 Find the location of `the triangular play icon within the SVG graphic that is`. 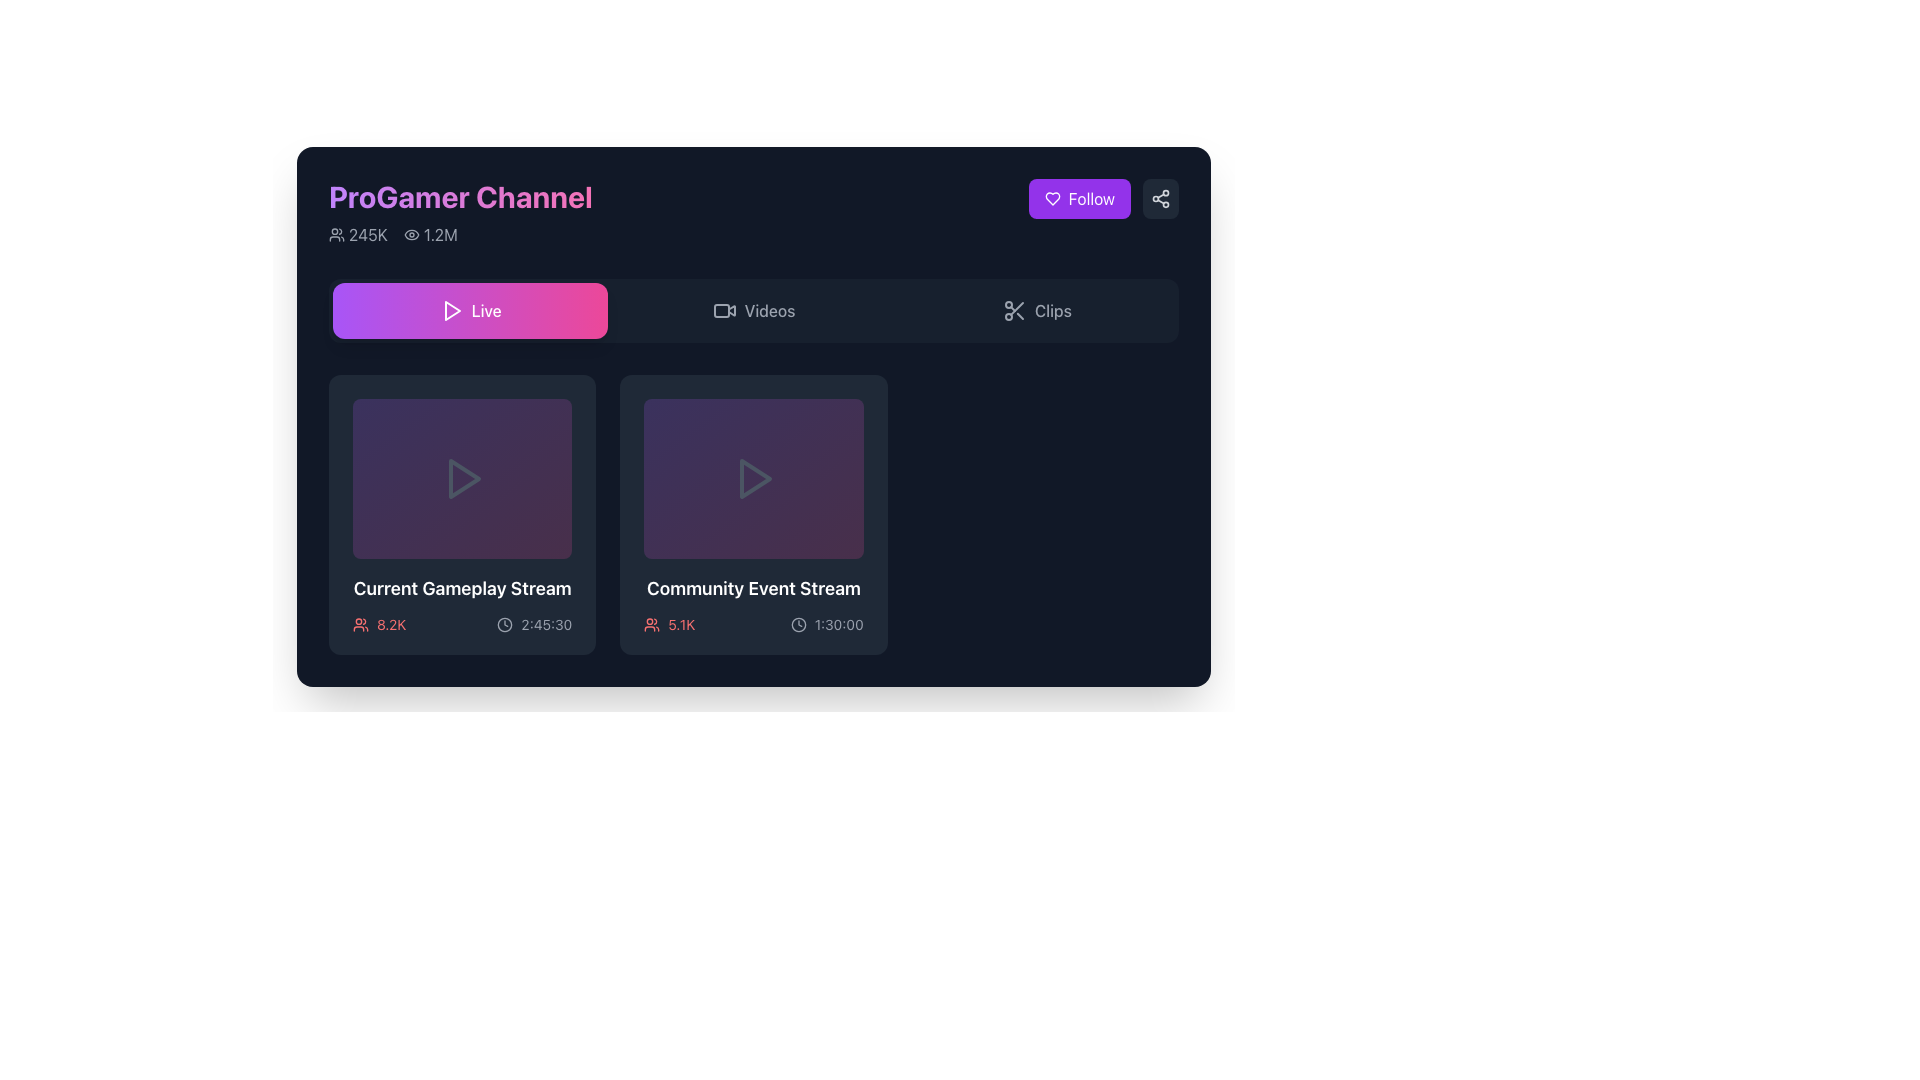

the triangular play icon within the SVG graphic that is is located at coordinates (451, 311).